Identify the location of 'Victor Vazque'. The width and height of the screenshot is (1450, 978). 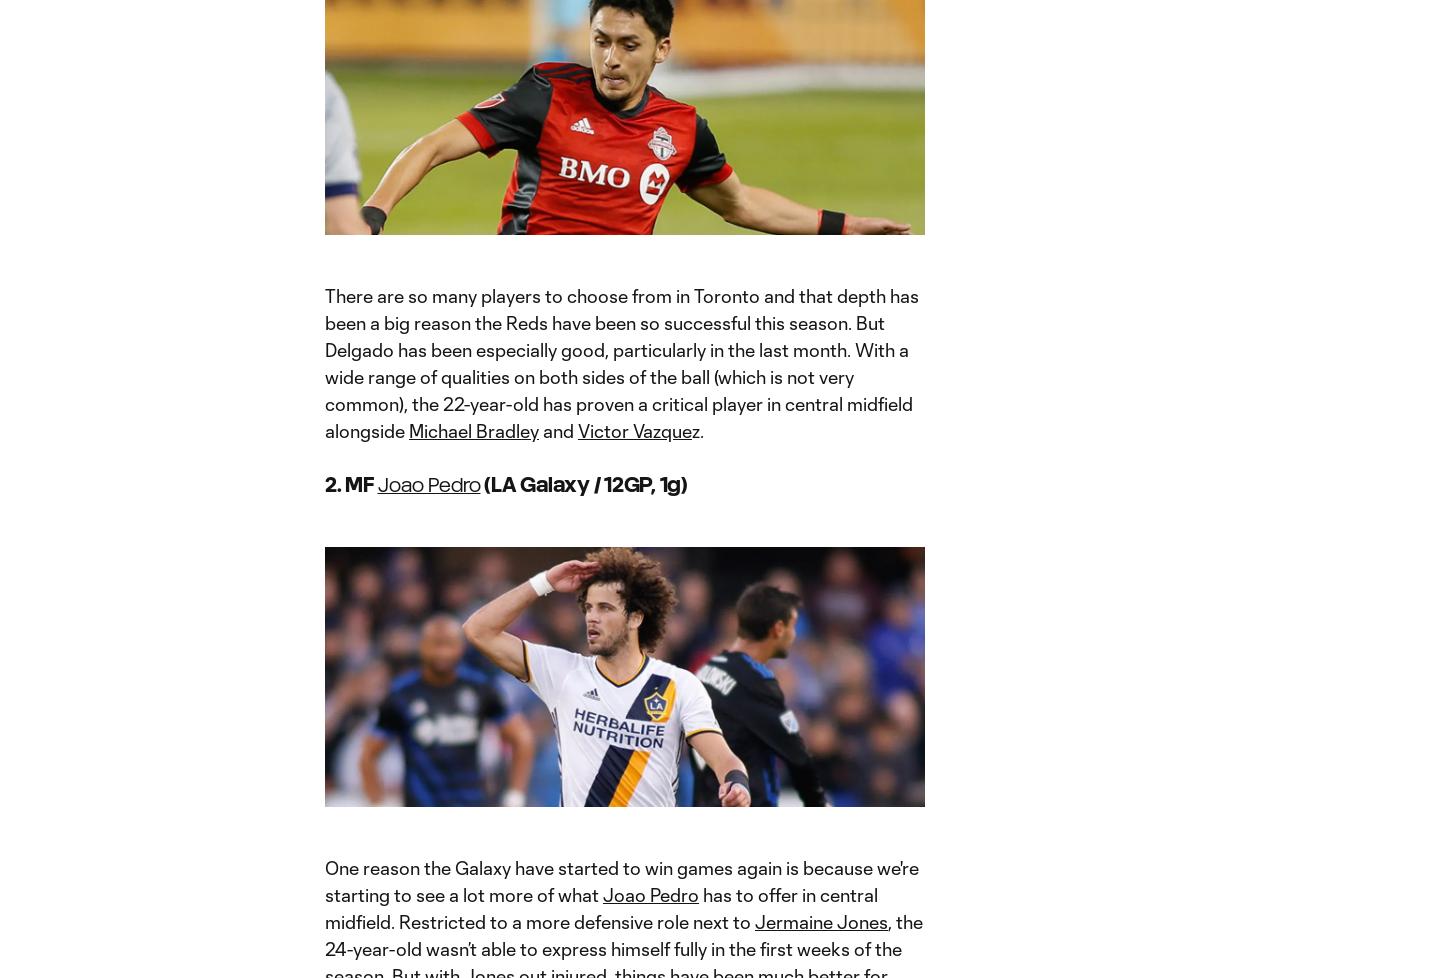
(633, 430).